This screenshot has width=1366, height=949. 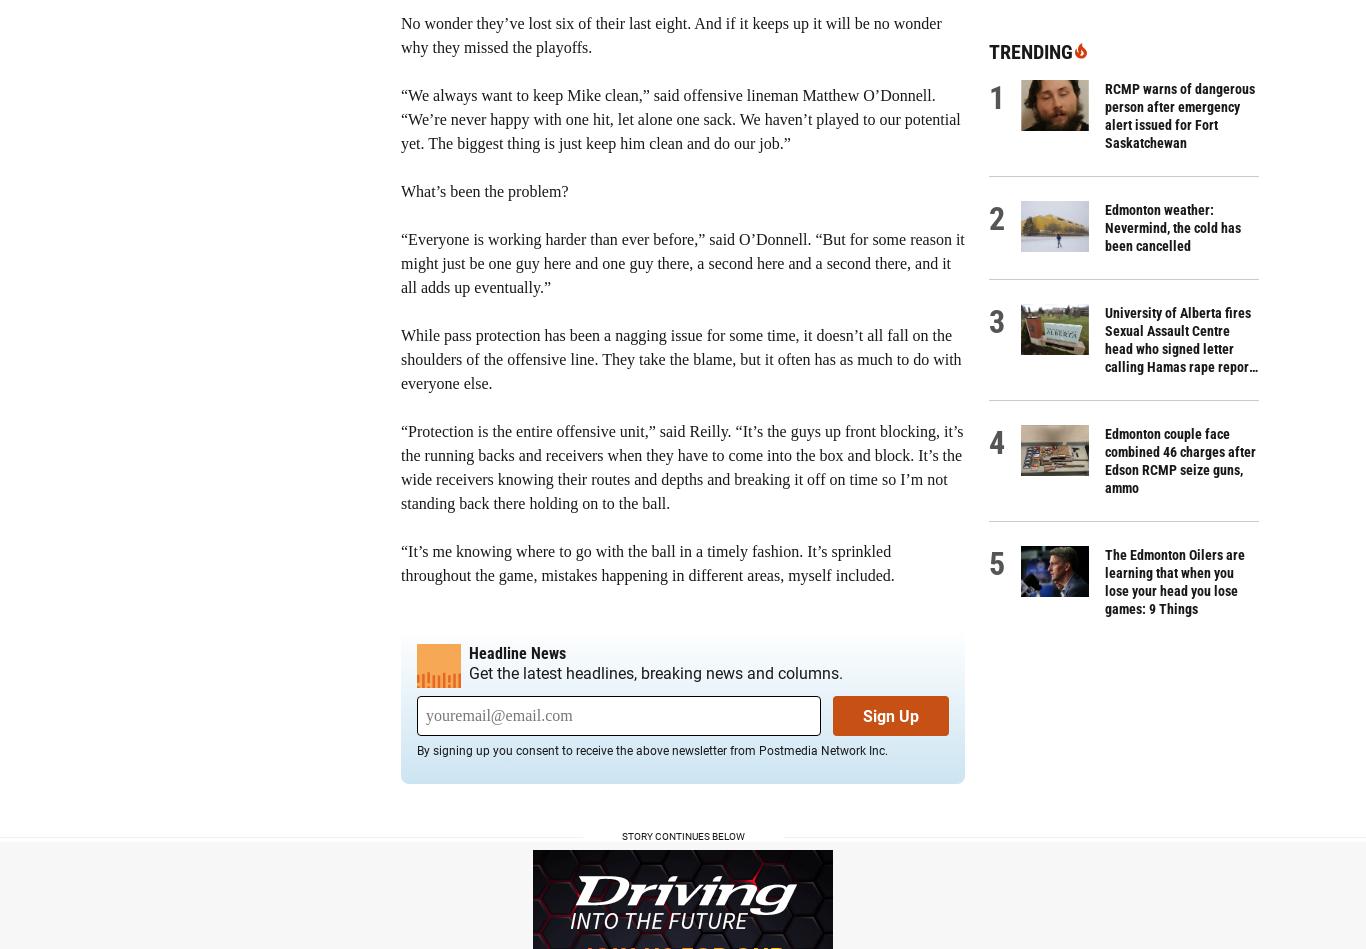 I want to click on 'By signing up you consent to receive the above newsletter from Postmedia Network Inc.', so click(x=651, y=751).